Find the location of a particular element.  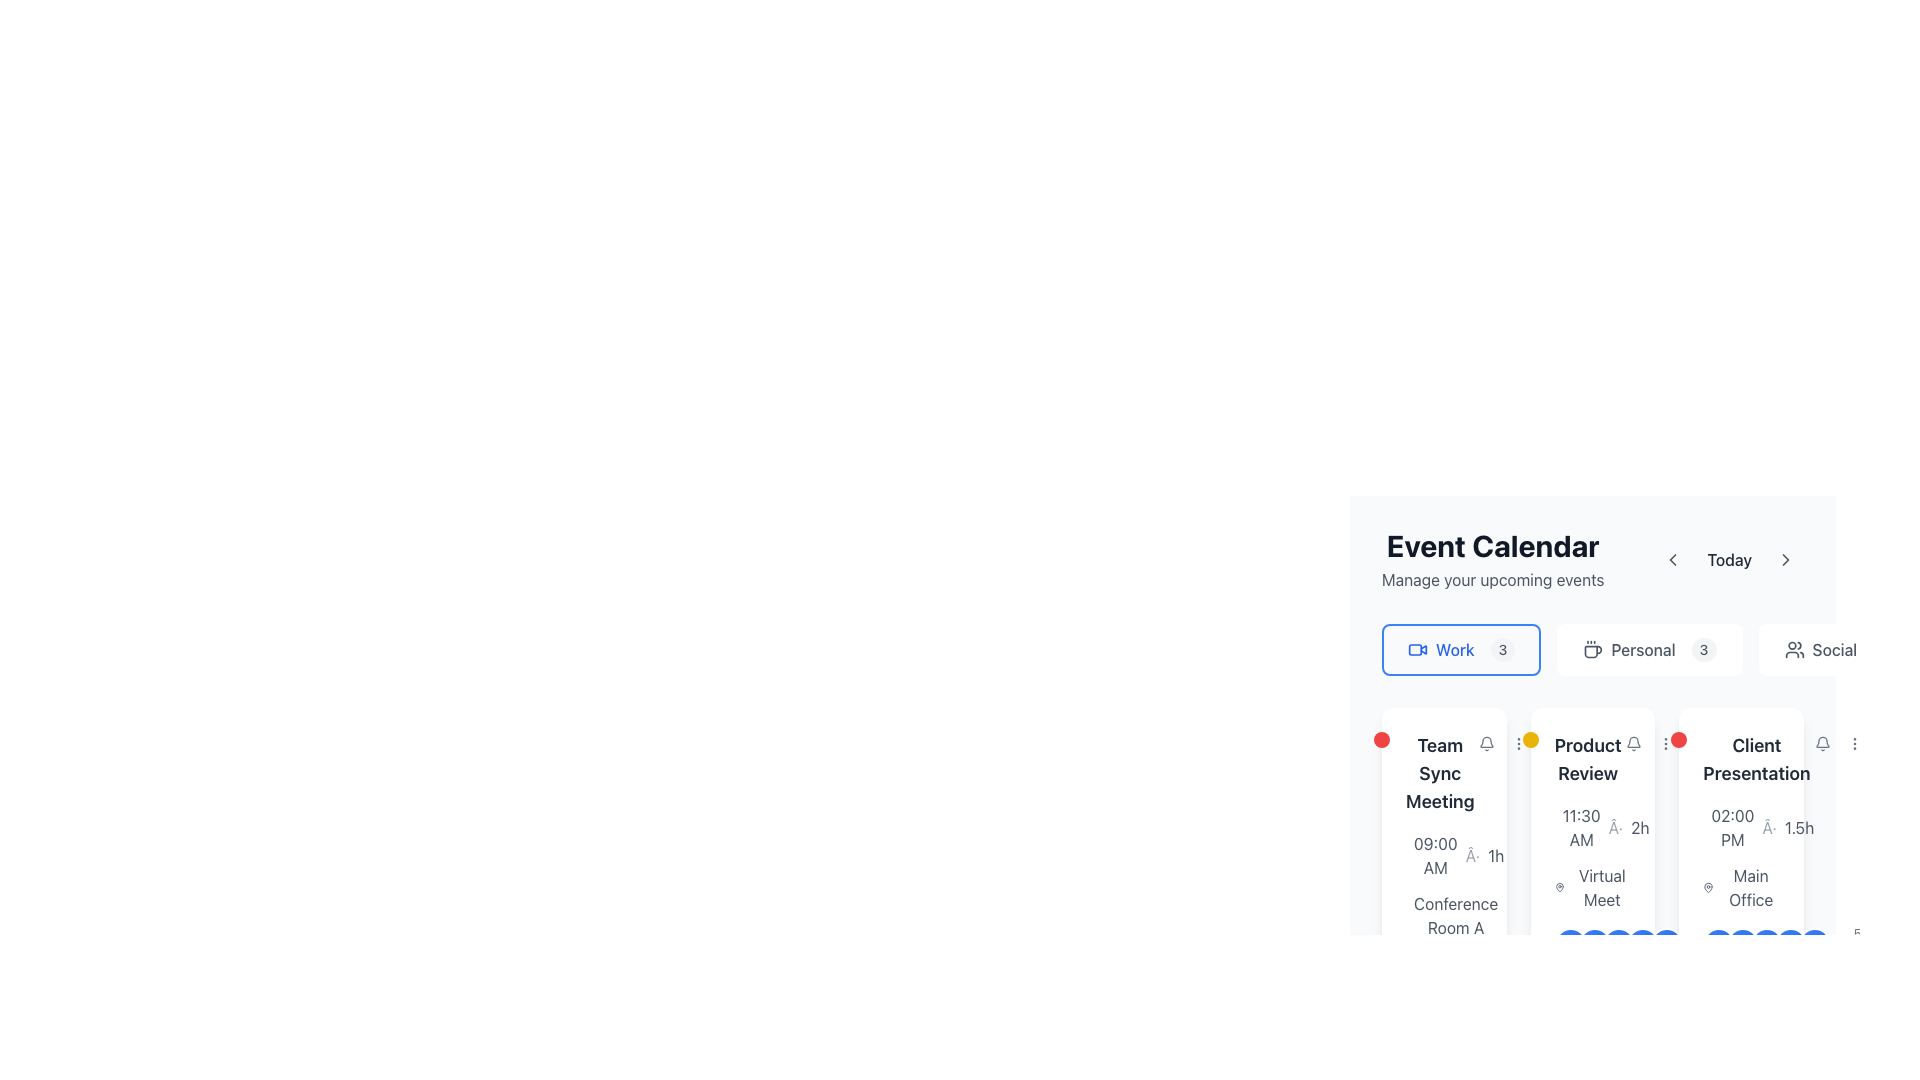

the 'Virtual Meet' text label in the calendar event card under the title 'Product Review' is located at coordinates (1602, 886).